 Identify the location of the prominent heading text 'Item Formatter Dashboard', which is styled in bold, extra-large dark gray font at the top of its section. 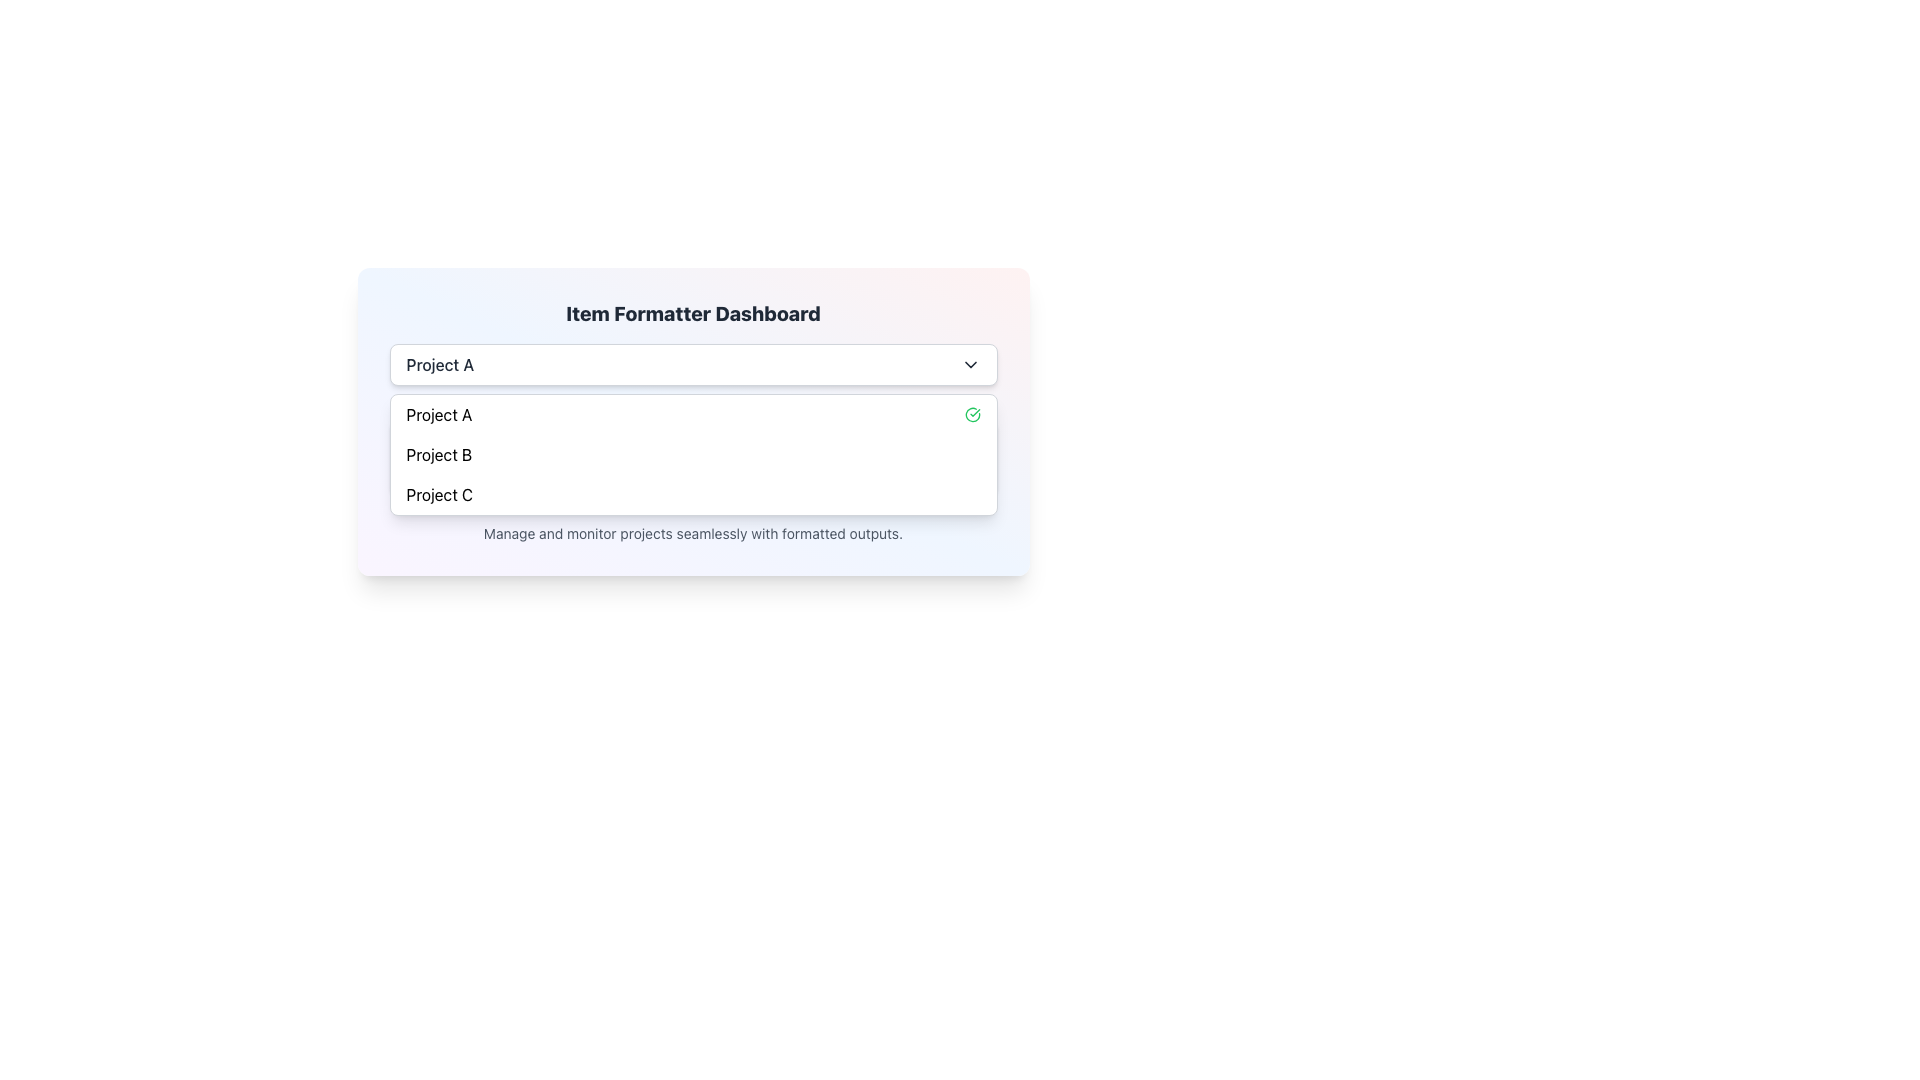
(693, 313).